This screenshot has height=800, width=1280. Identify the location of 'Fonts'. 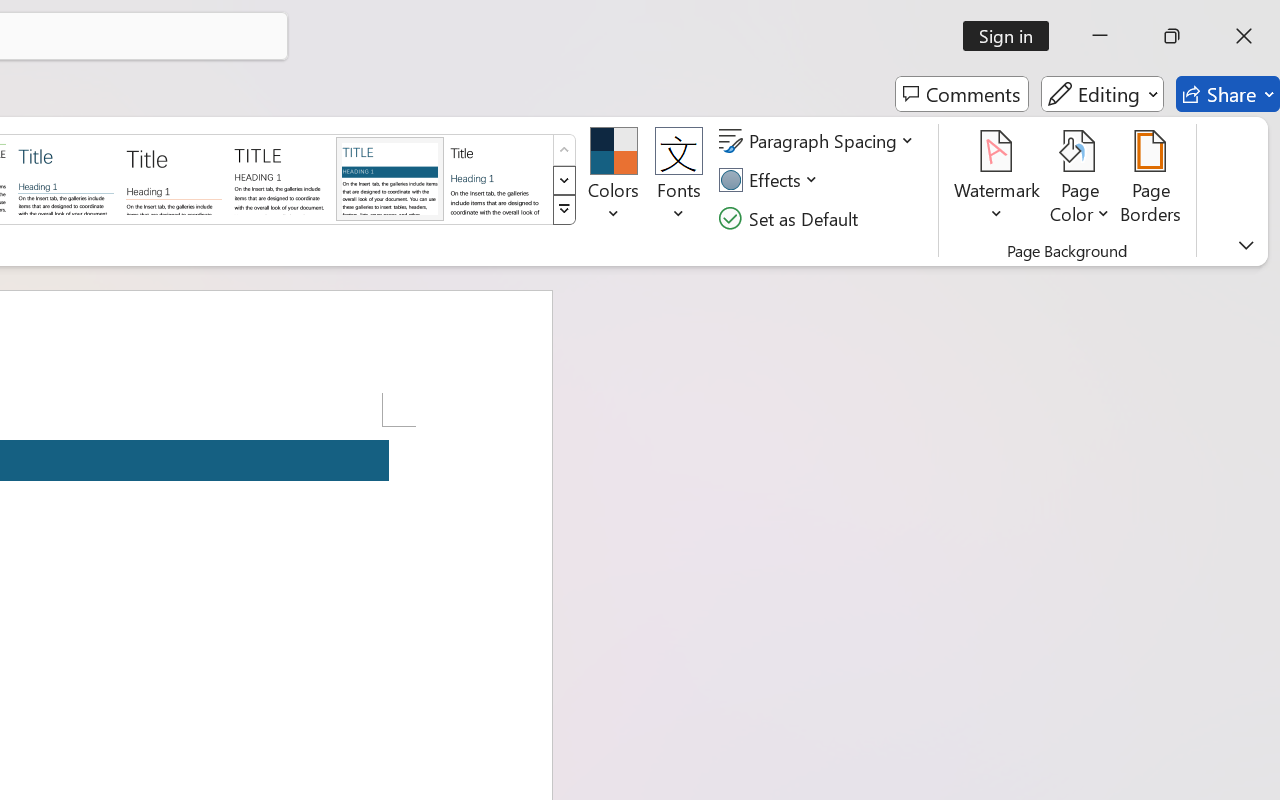
(679, 179).